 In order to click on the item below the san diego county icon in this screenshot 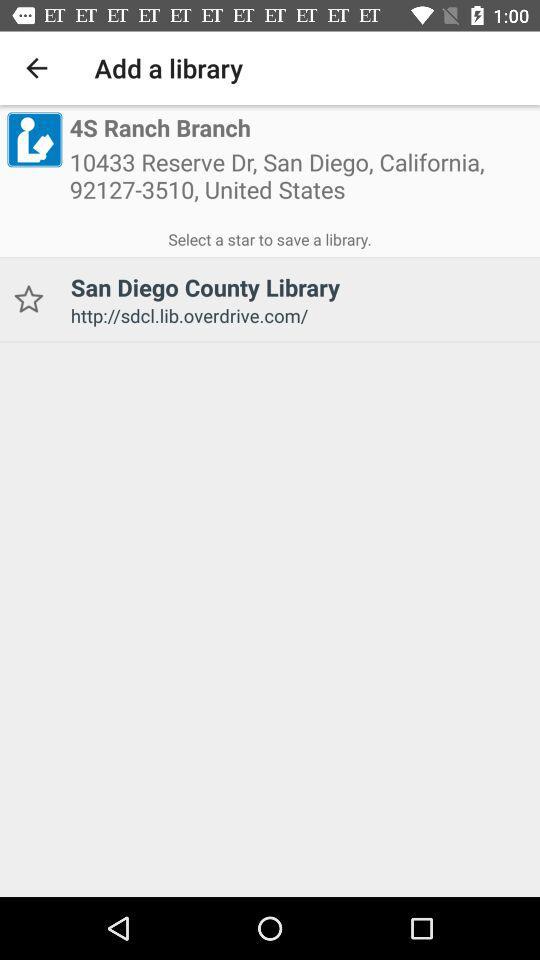, I will do `click(297, 315)`.